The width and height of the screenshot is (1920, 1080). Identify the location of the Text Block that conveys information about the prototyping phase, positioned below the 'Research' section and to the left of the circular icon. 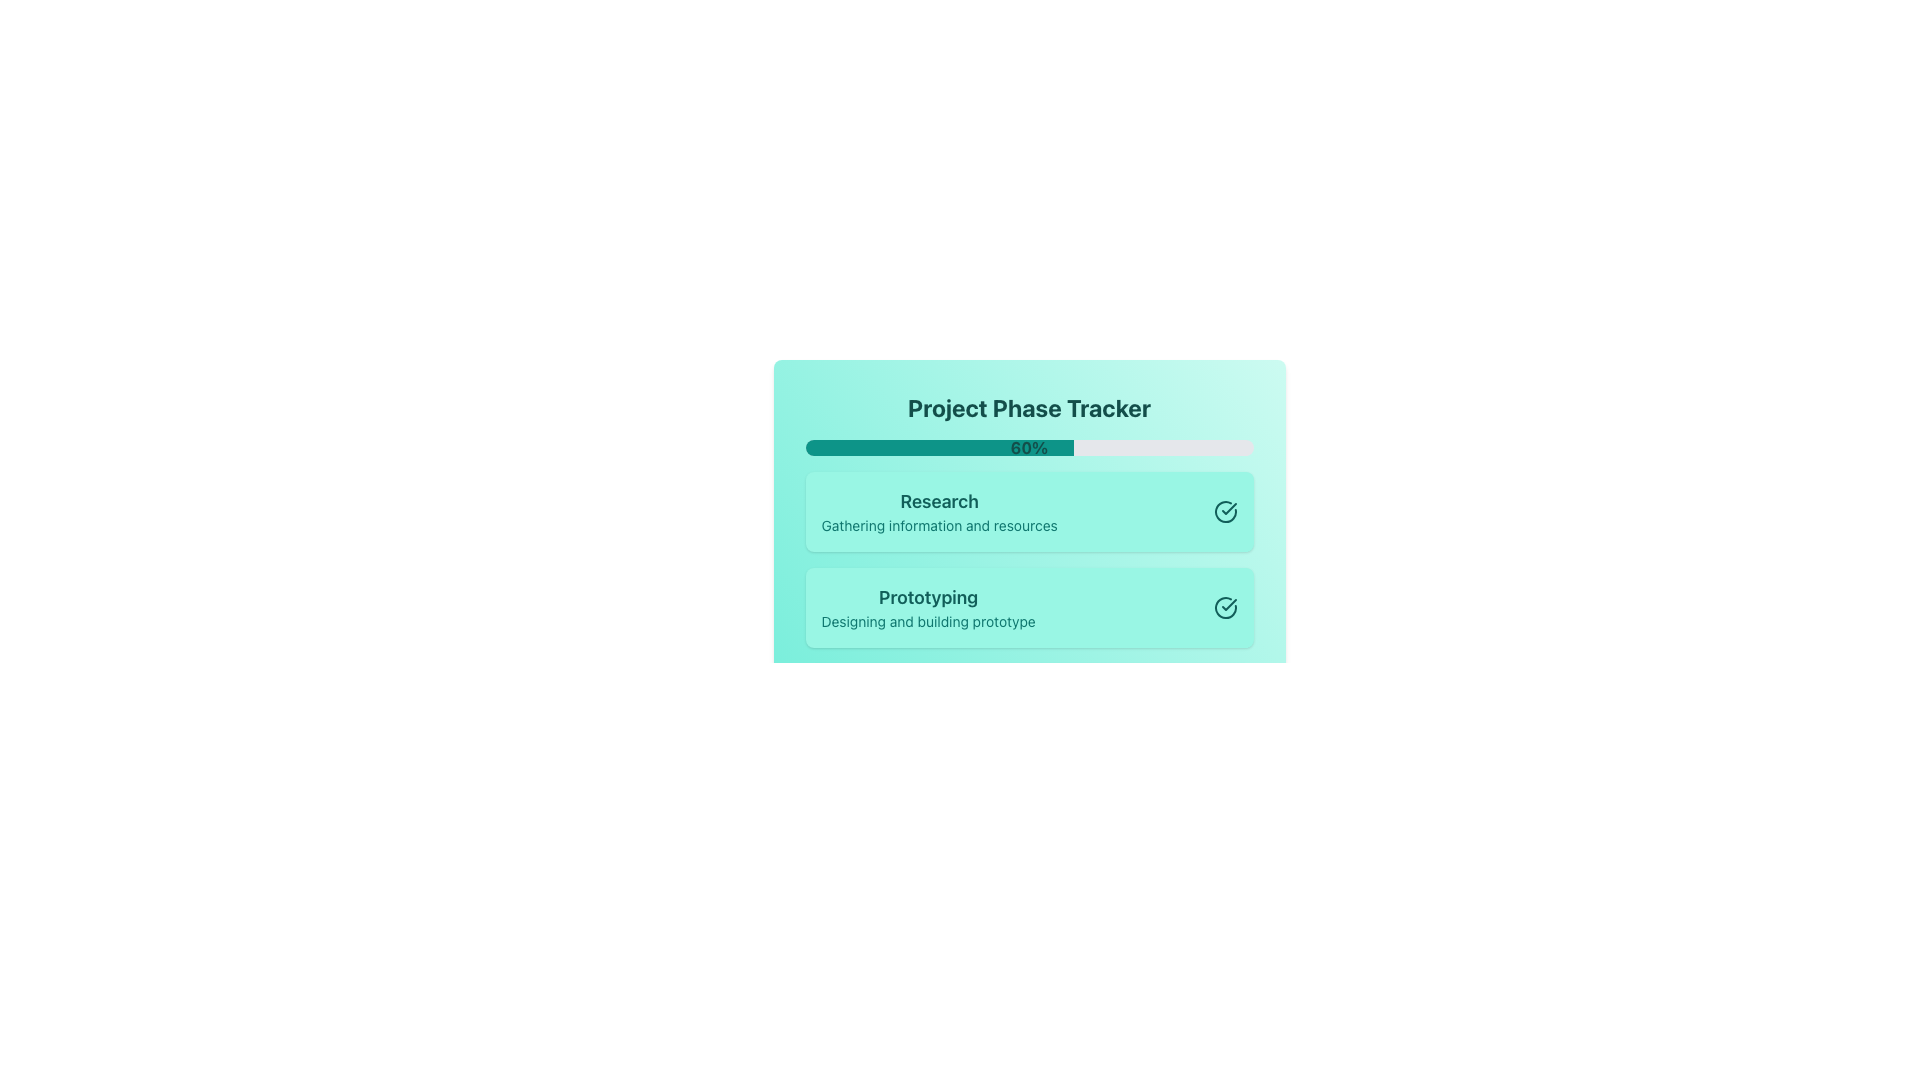
(927, 607).